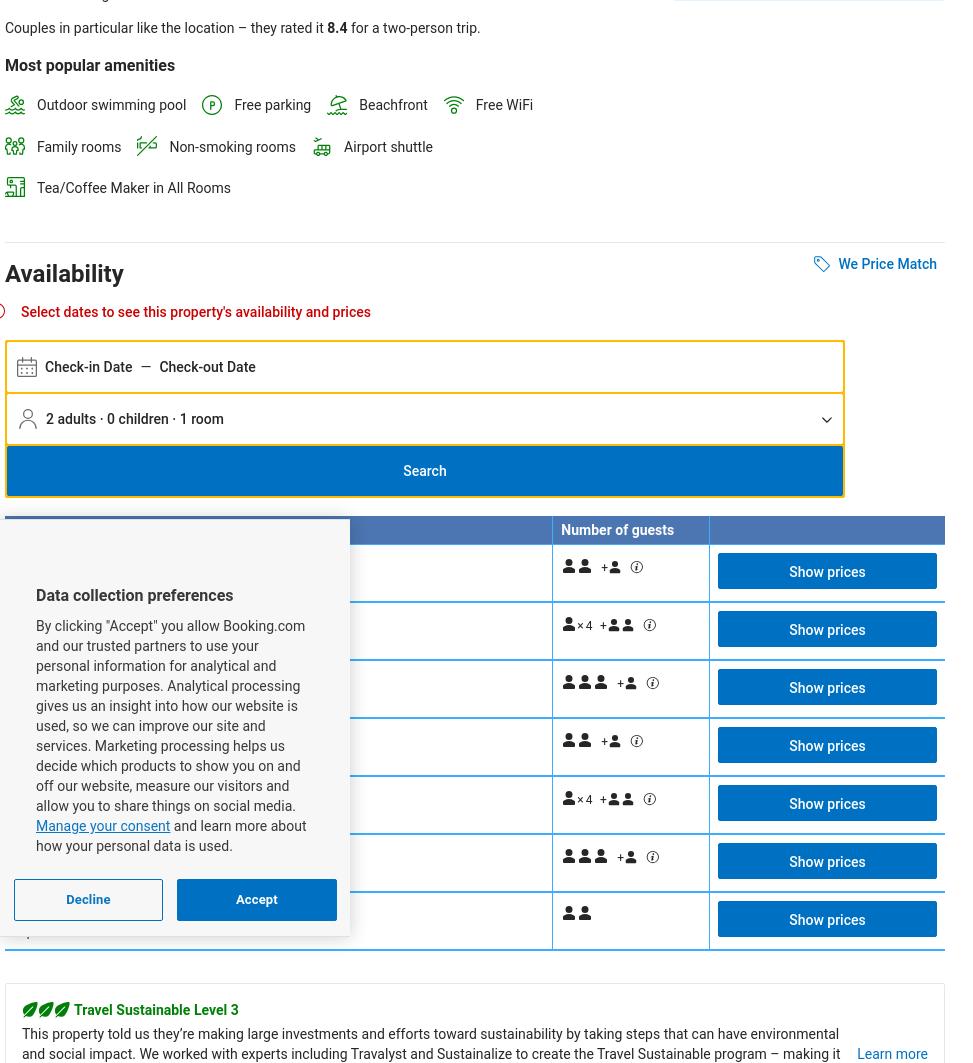  I want to click on 'Free parking', so click(233, 105).